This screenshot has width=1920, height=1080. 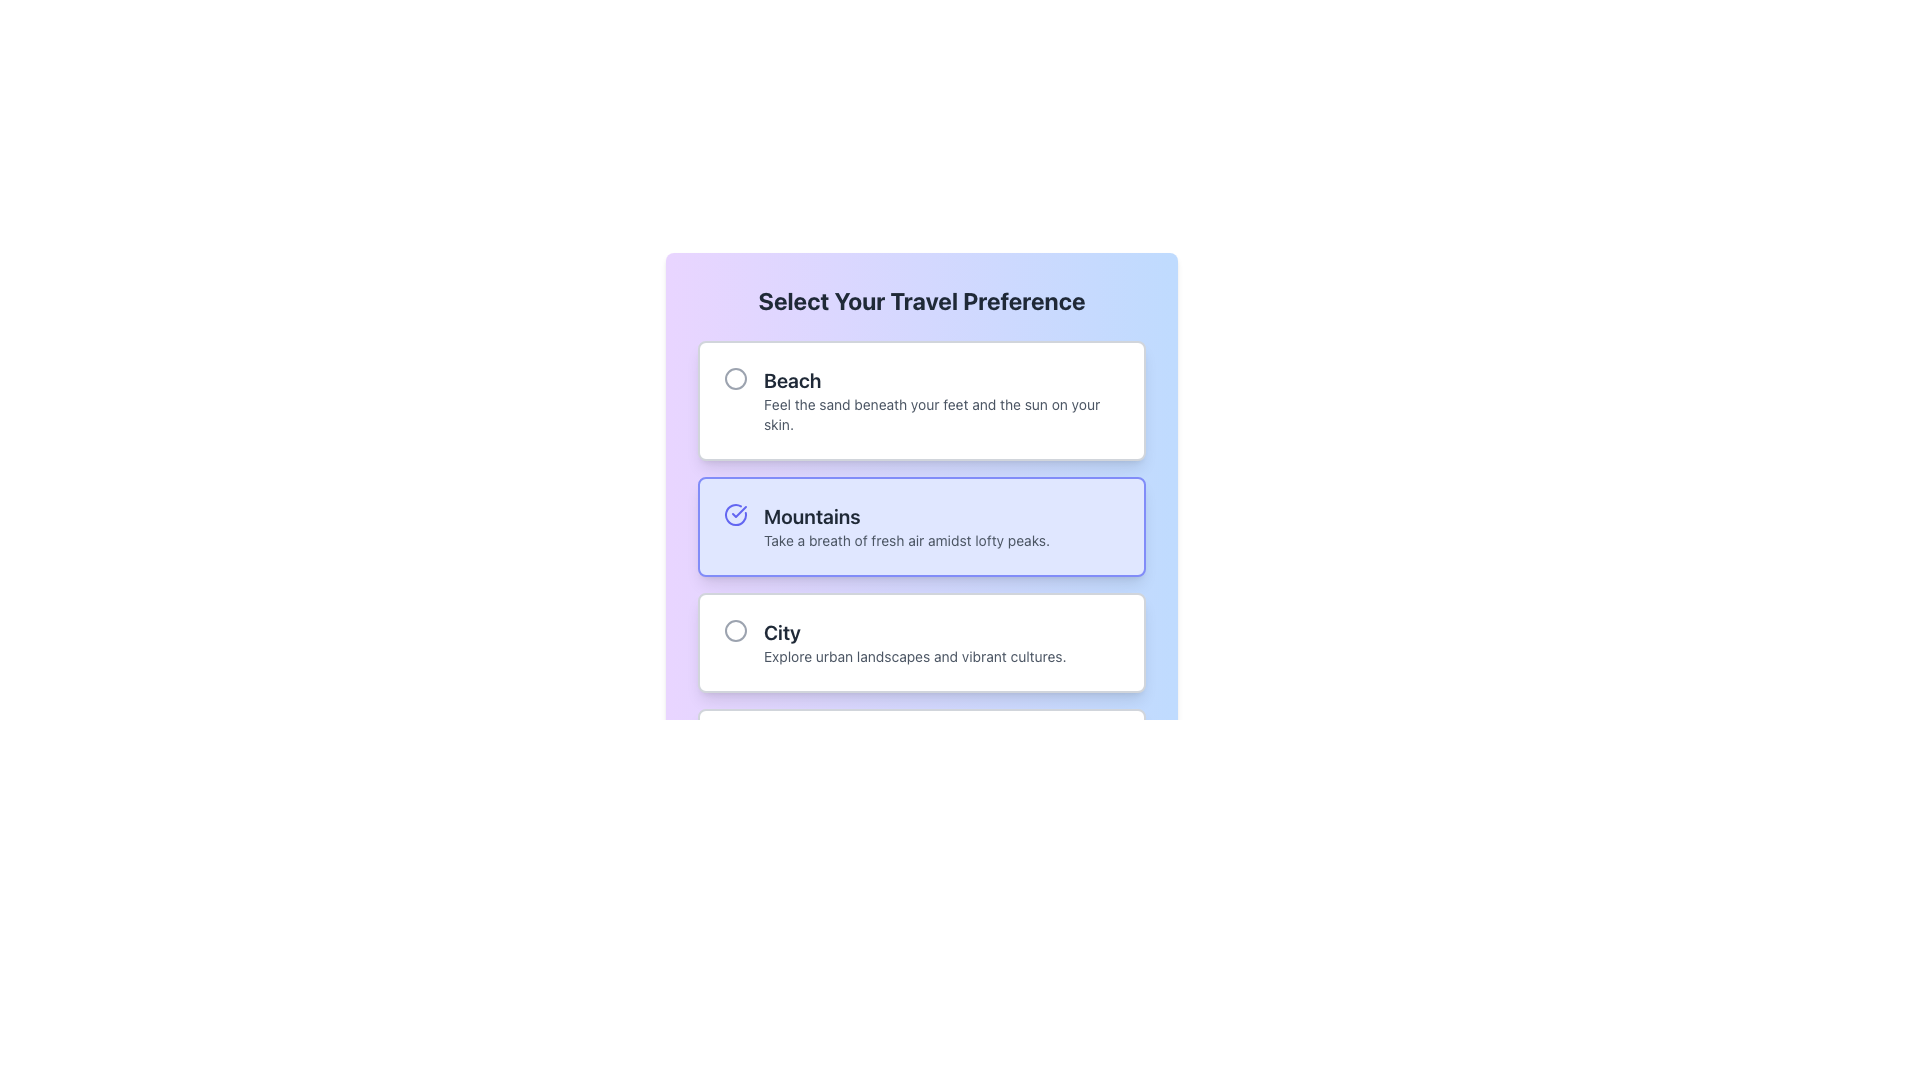 What do you see at coordinates (920, 574) in the screenshot?
I see `the 'Mountains' radio button using the keyboard tab key and select it using the space or enter key` at bounding box center [920, 574].